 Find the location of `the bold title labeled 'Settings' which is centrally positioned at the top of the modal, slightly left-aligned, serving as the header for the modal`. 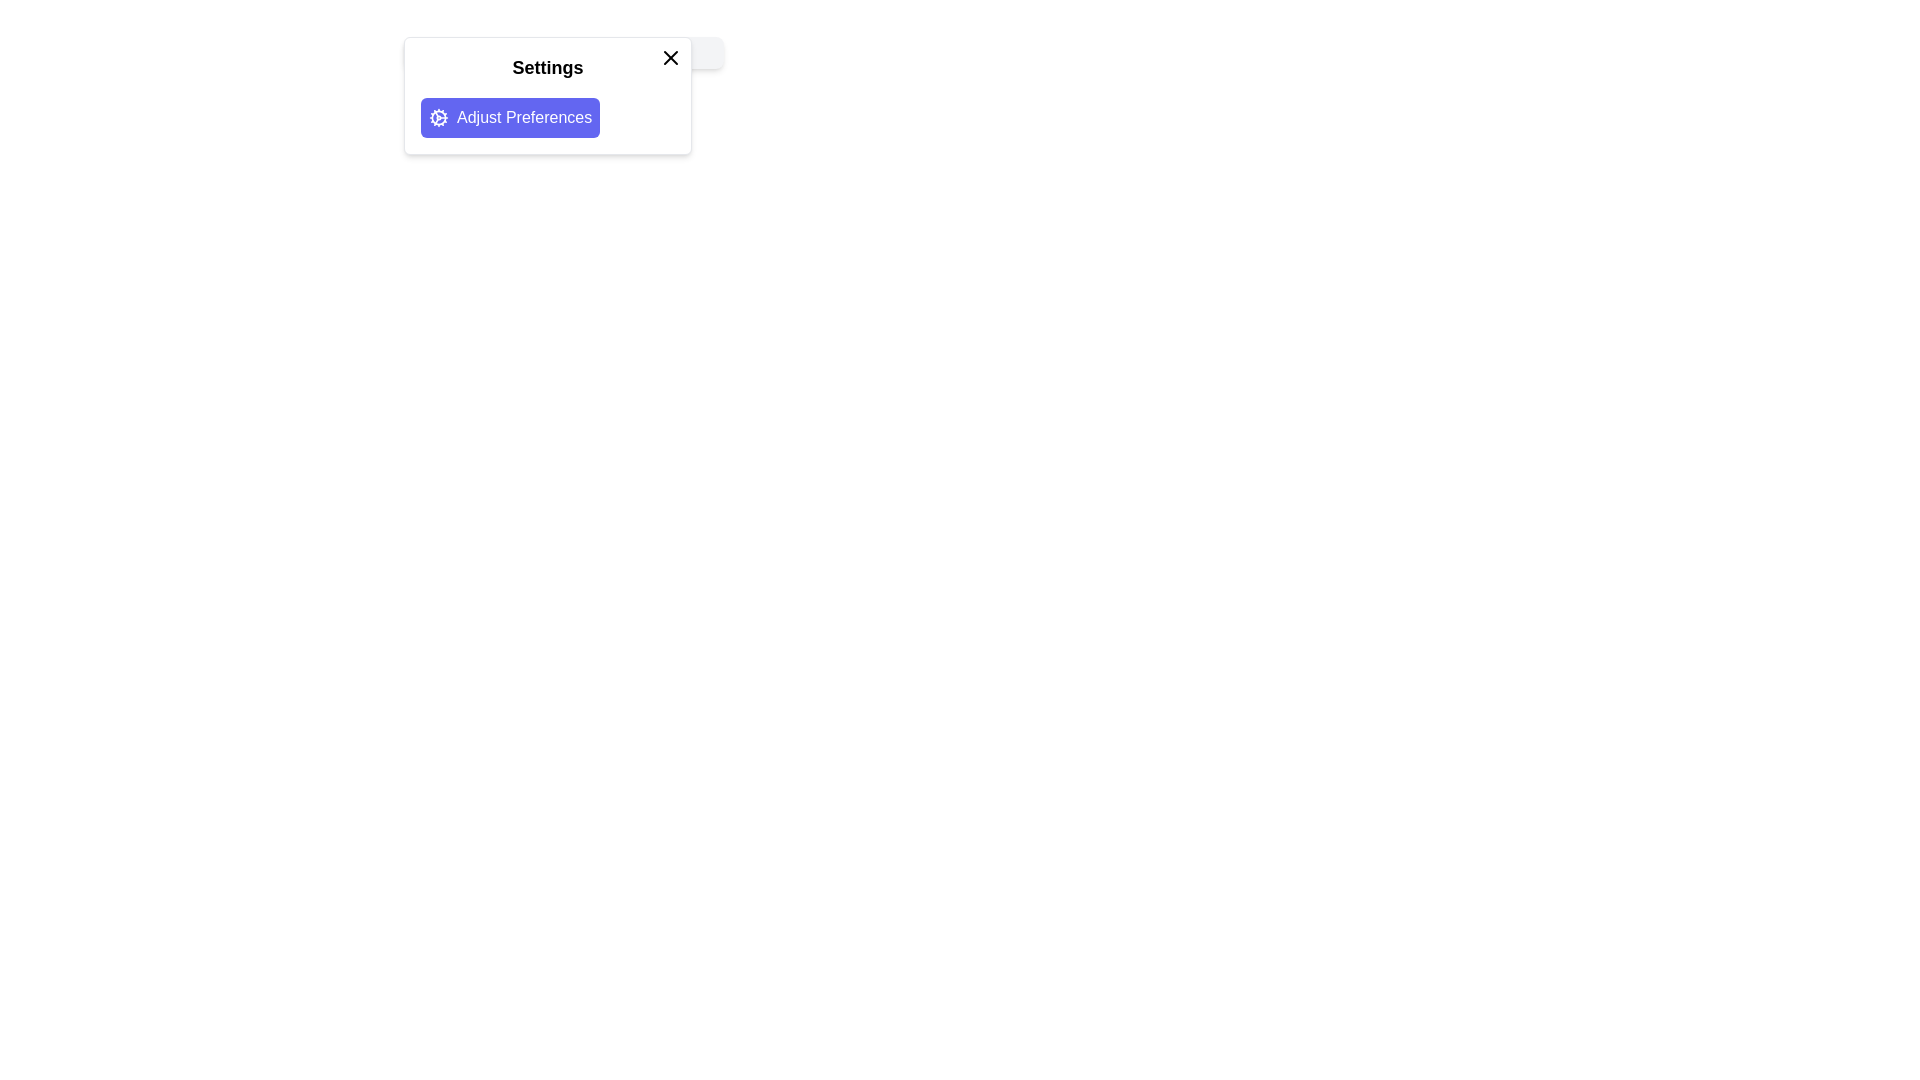

the bold title labeled 'Settings' which is centrally positioned at the top of the modal, slightly left-aligned, serving as the header for the modal is located at coordinates (563, 52).